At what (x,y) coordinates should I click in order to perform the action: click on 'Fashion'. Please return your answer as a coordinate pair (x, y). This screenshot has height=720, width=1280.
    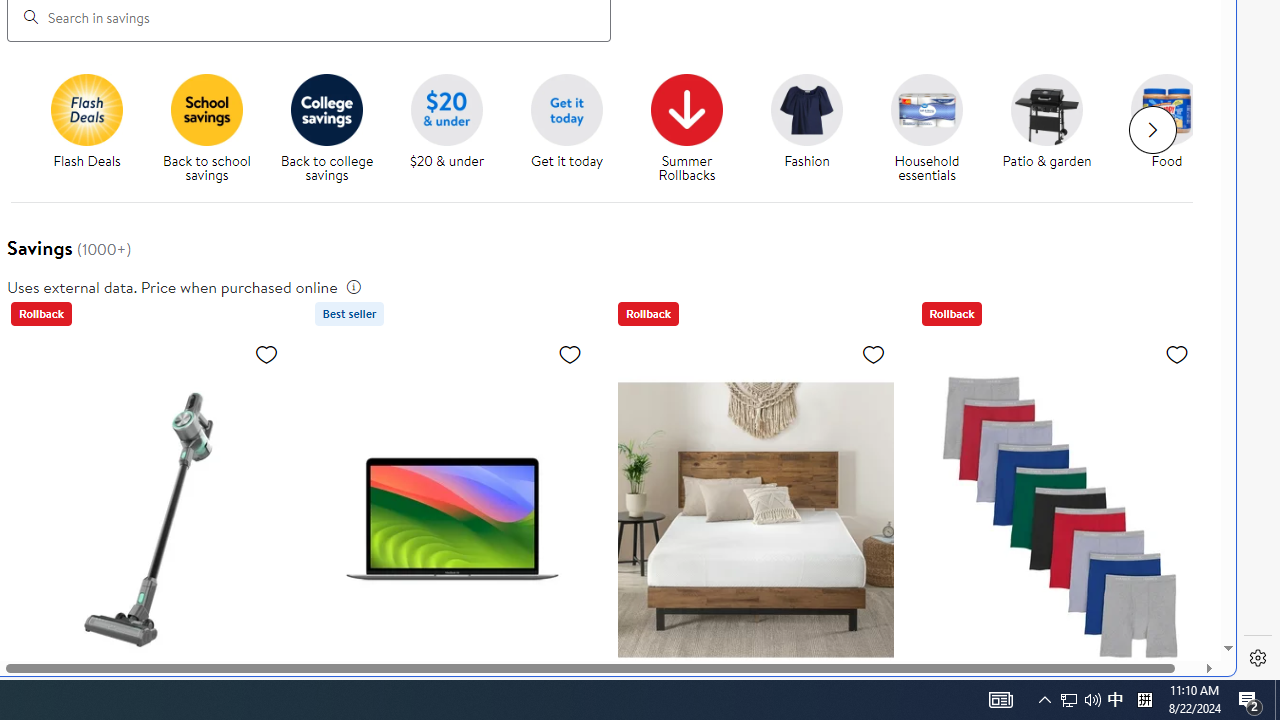
    Looking at the image, I should click on (815, 129).